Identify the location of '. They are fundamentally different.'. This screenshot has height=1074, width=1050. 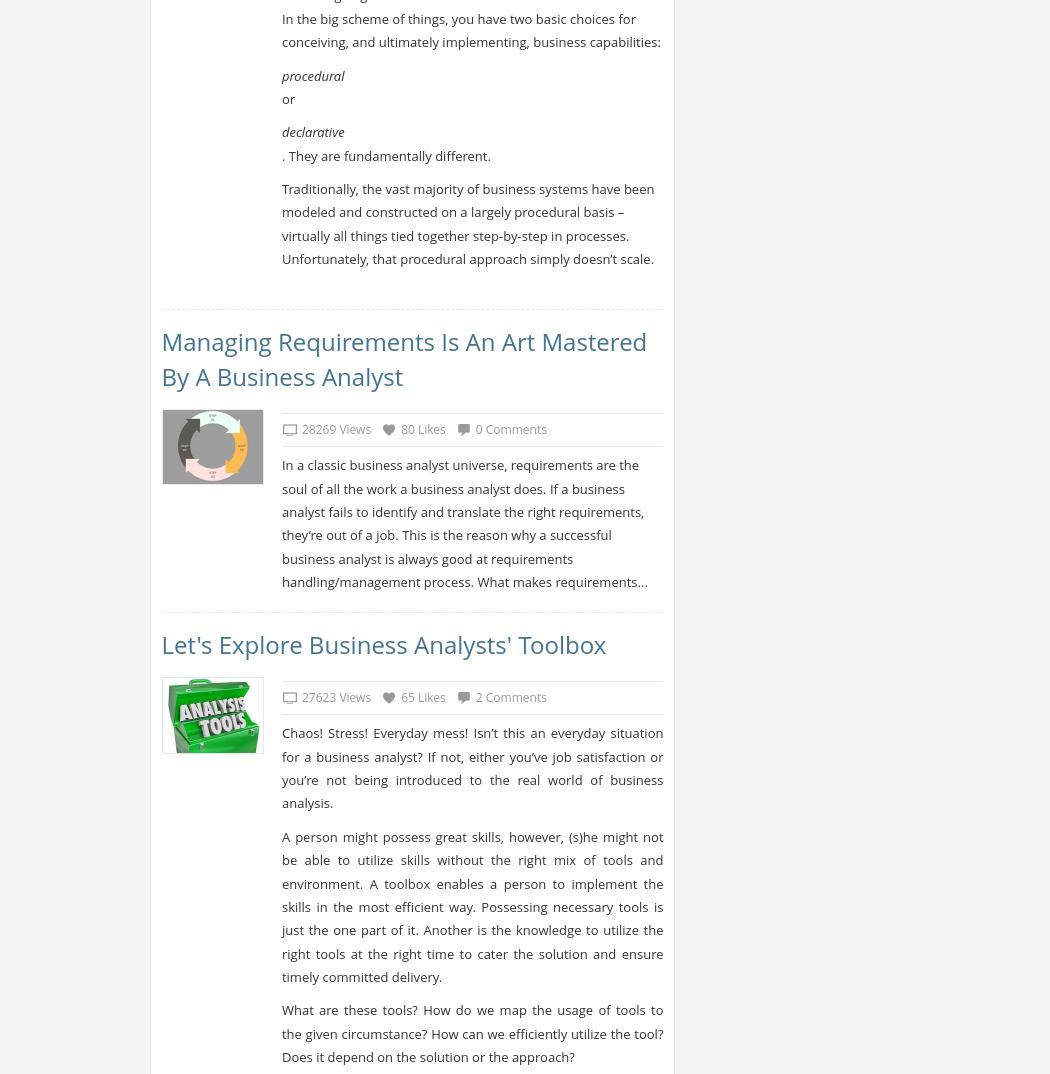
(389, 153).